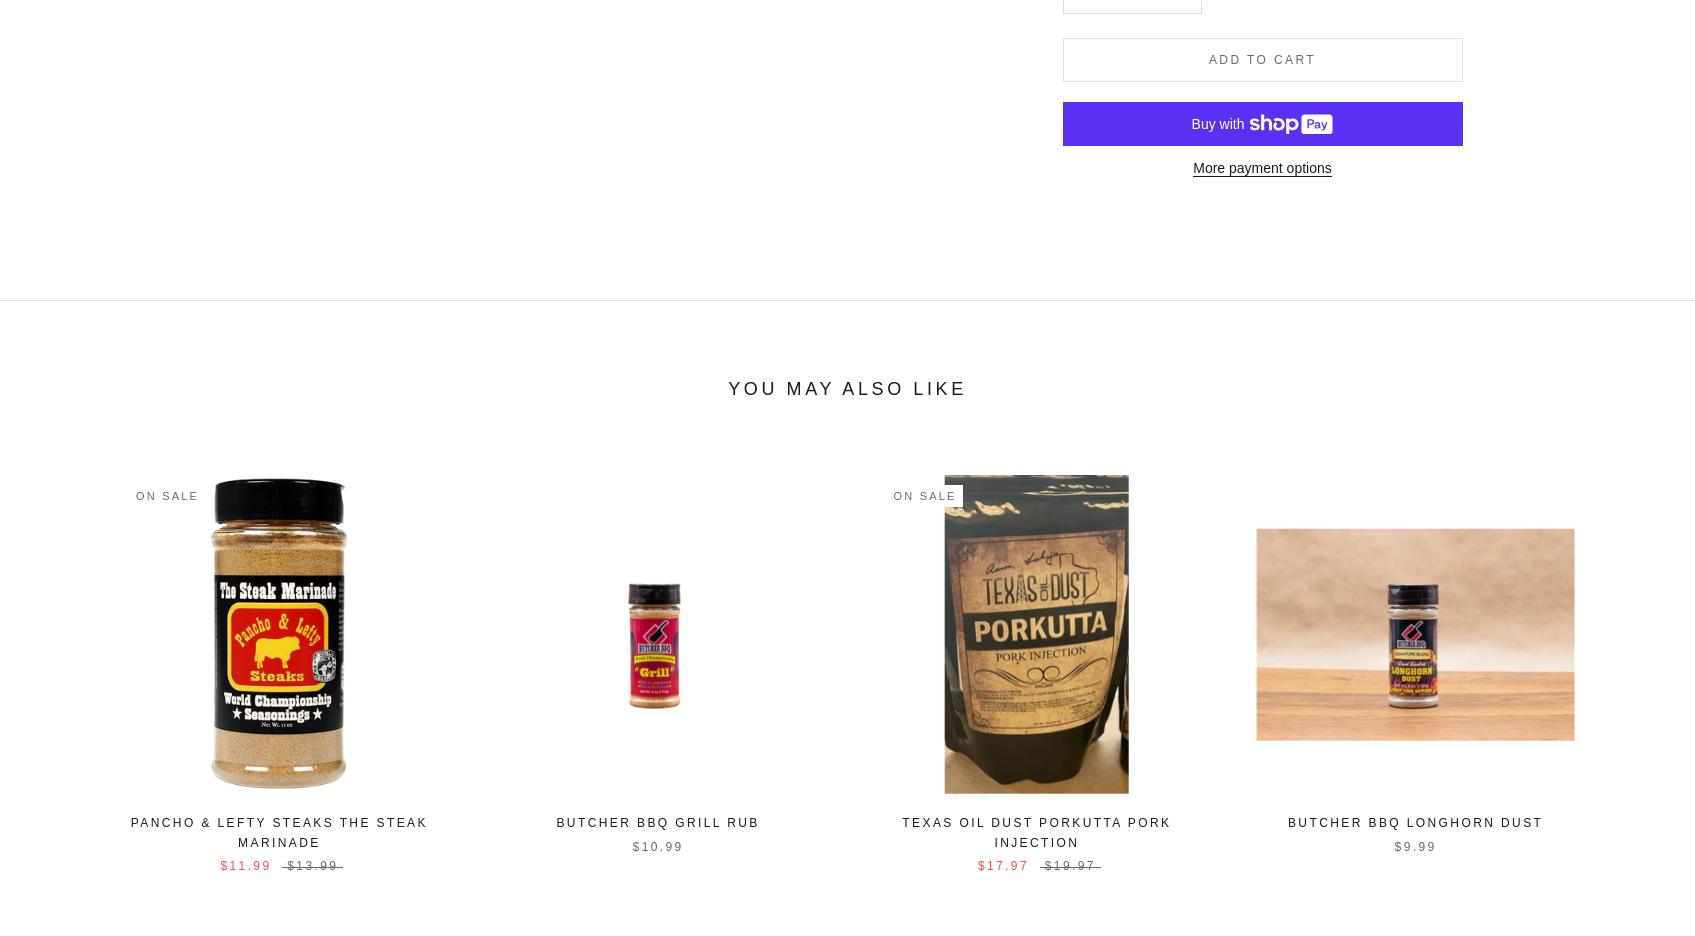 The height and width of the screenshot is (936, 1695). Describe the element at coordinates (1042, 864) in the screenshot. I see `'$19.97'` at that location.